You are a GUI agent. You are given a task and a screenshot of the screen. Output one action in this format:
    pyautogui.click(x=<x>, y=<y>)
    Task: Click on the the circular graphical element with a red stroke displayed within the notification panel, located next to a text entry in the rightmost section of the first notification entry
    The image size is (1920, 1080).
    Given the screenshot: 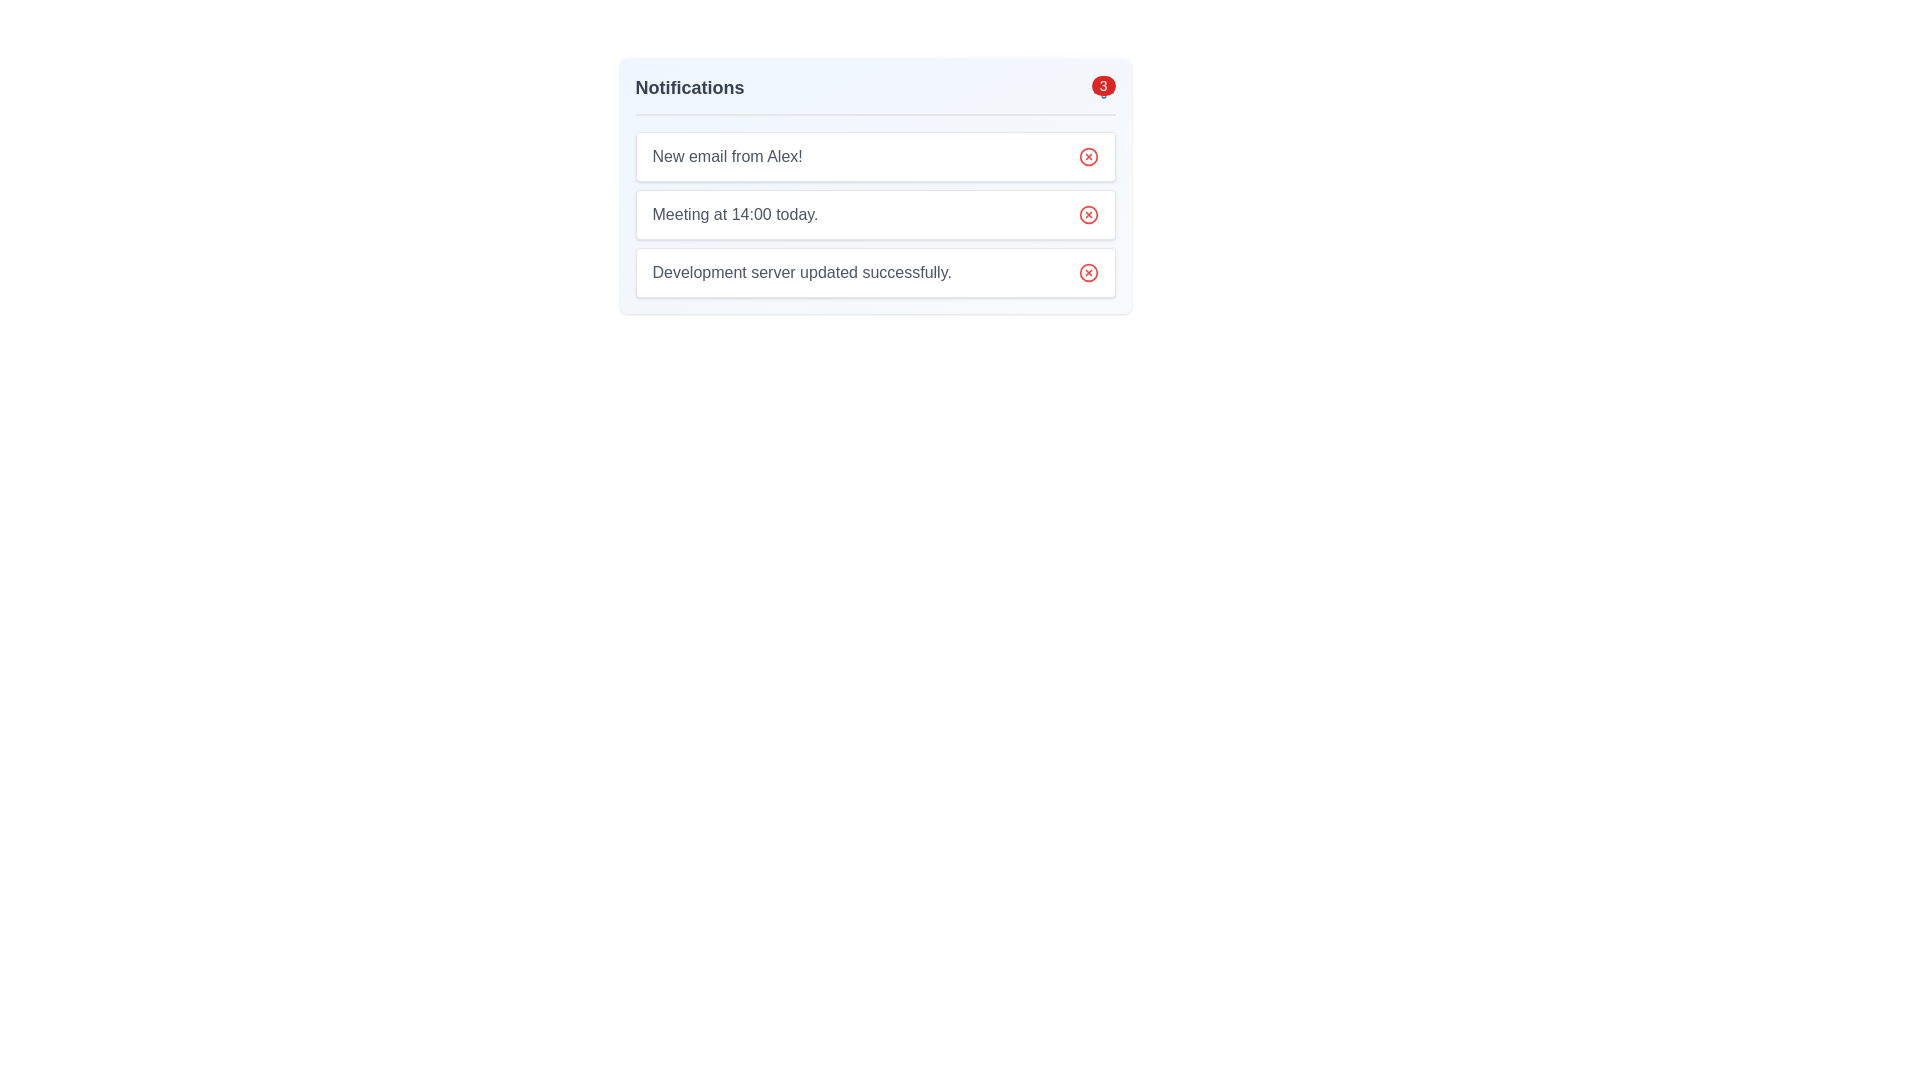 What is the action you would take?
    pyautogui.click(x=1087, y=156)
    